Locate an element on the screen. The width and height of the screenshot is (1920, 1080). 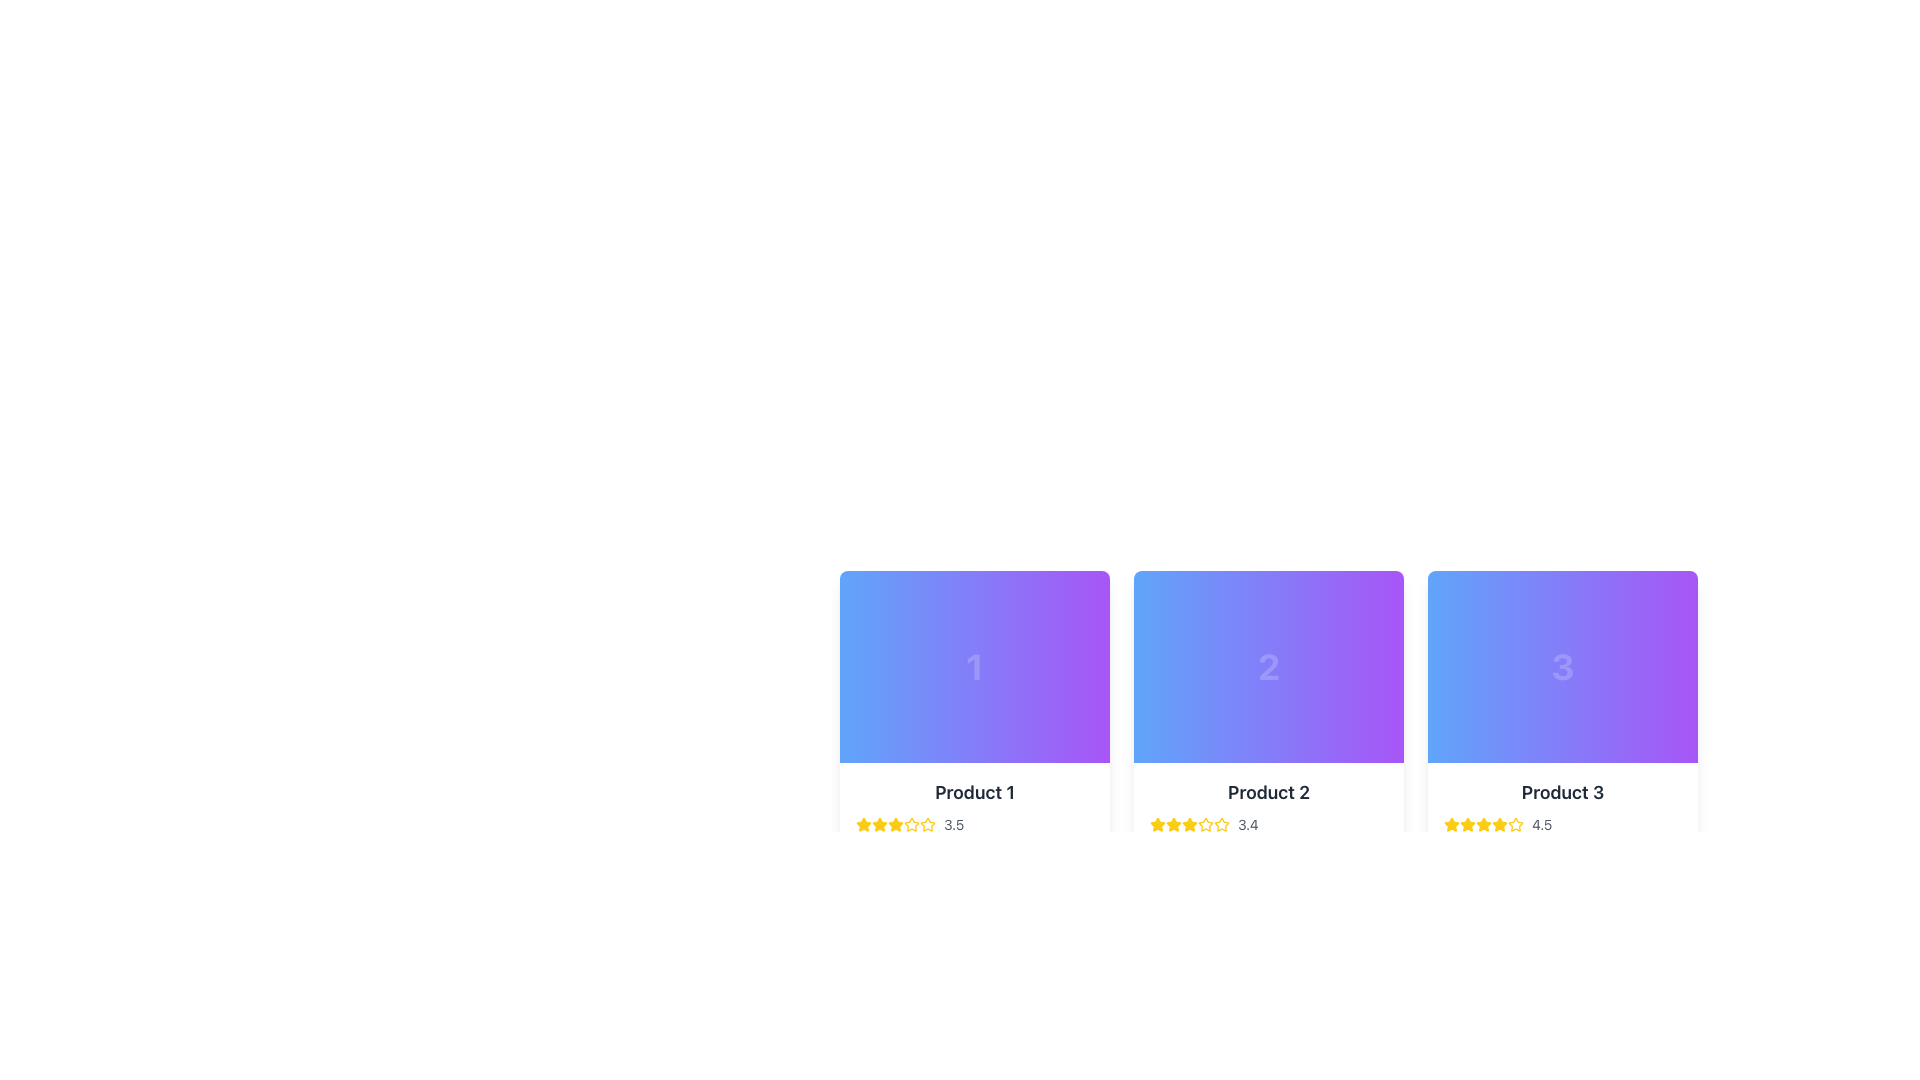
the first star icon in the star rating indicator is located at coordinates (864, 824).